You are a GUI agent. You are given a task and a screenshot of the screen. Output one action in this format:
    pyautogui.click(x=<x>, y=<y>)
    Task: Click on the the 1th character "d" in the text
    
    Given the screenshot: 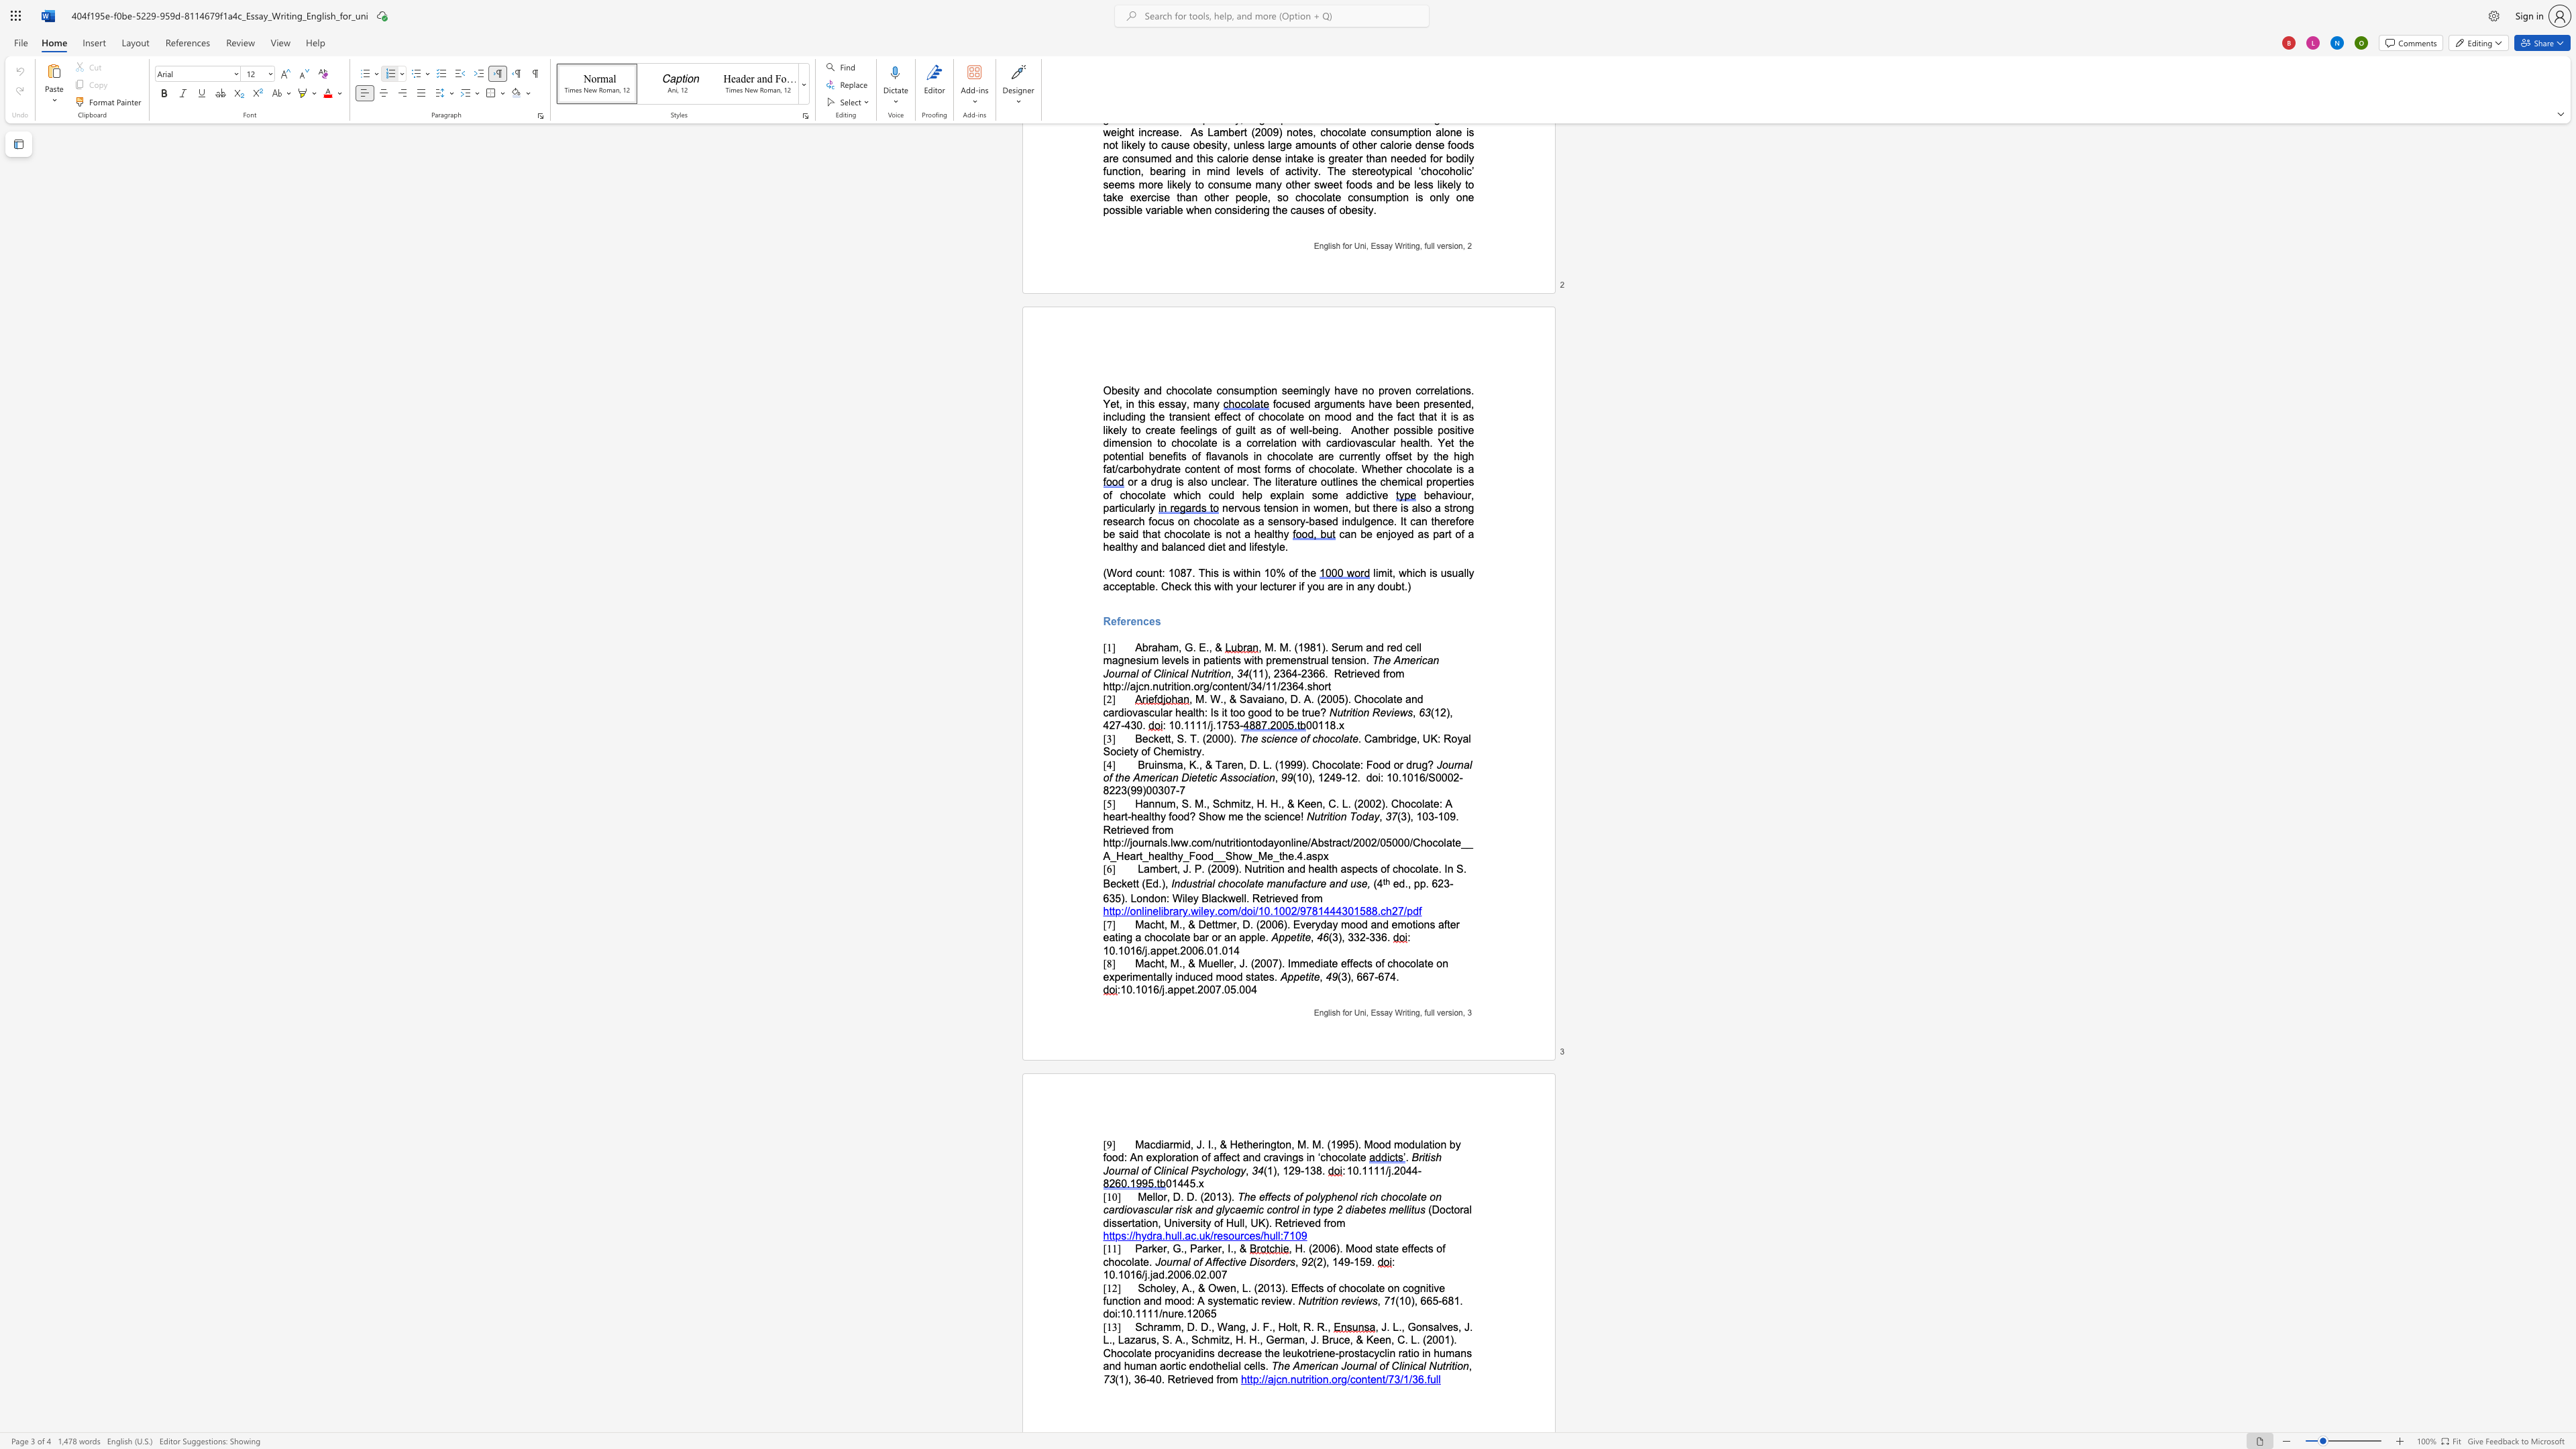 What is the action you would take?
    pyautogui.click(x=1401, y=884)
    